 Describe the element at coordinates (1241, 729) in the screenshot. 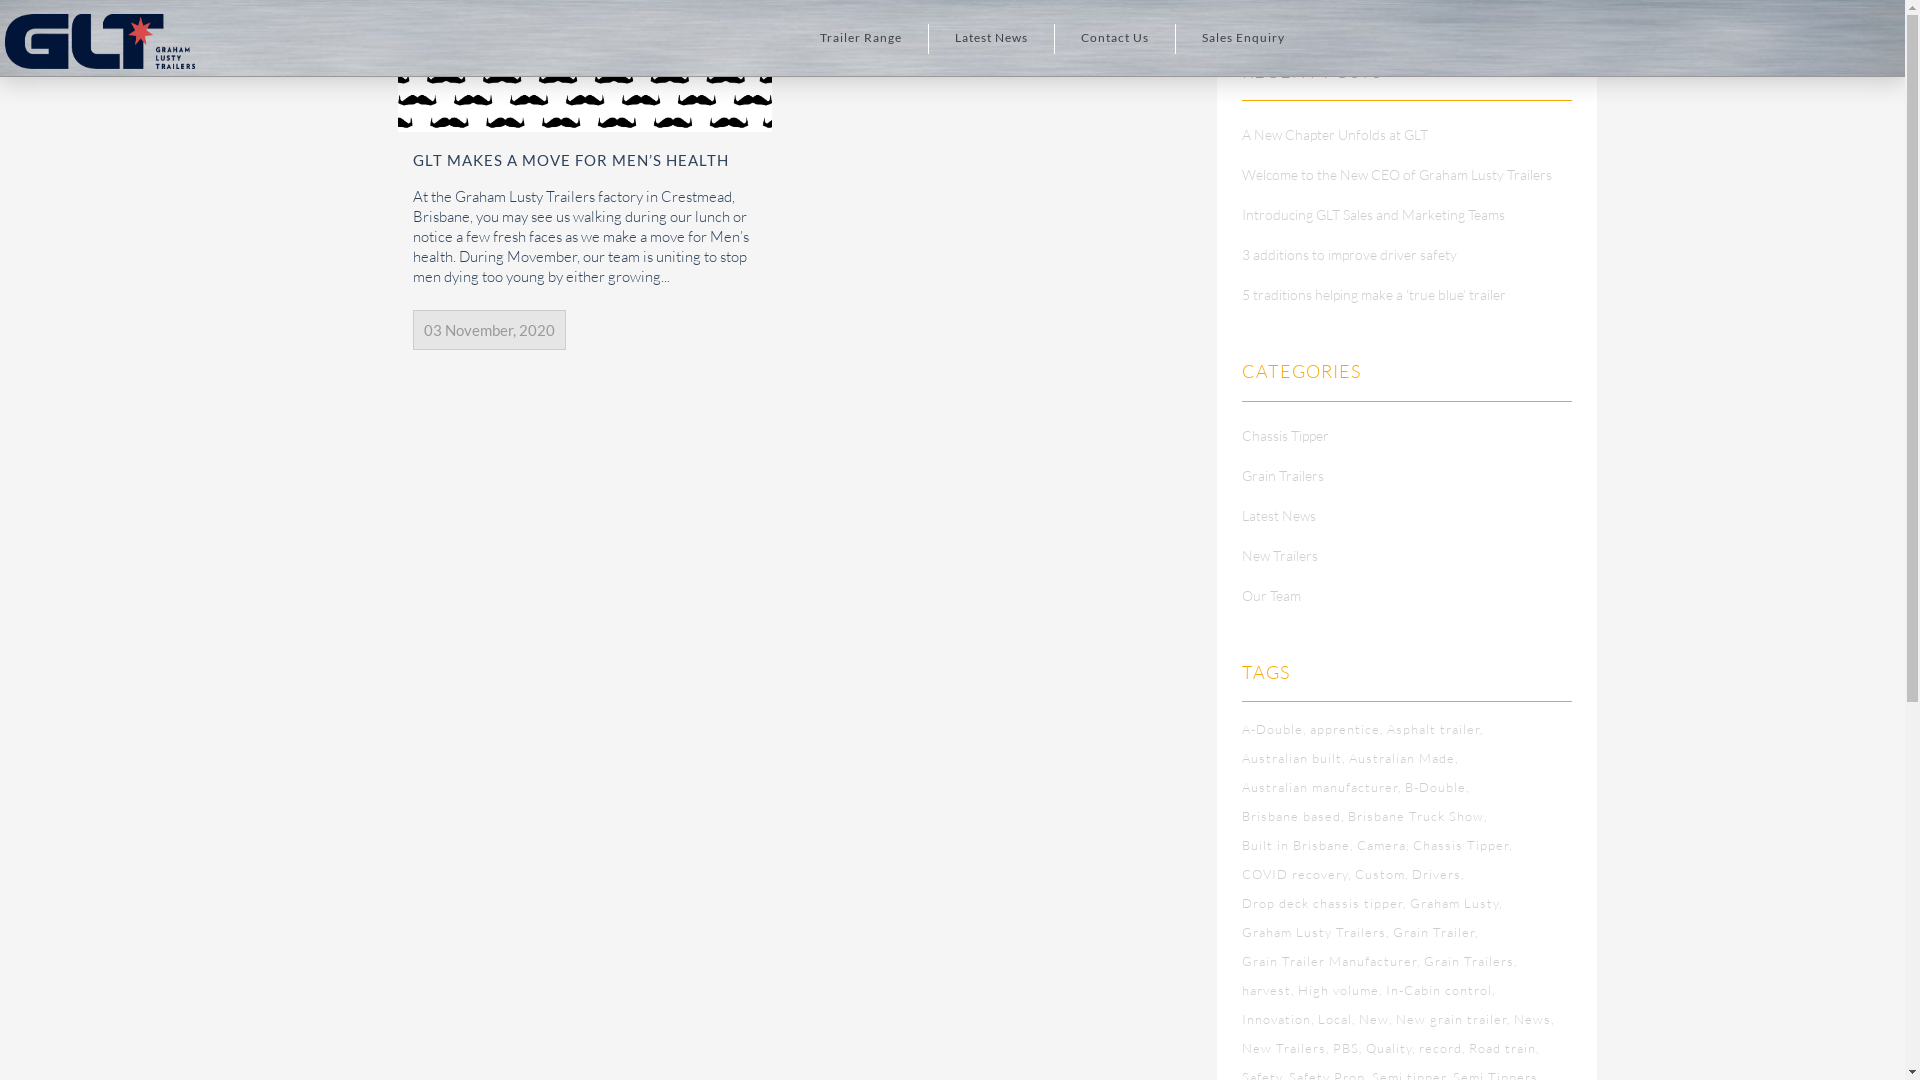

I see `'A-Double'` at that location.